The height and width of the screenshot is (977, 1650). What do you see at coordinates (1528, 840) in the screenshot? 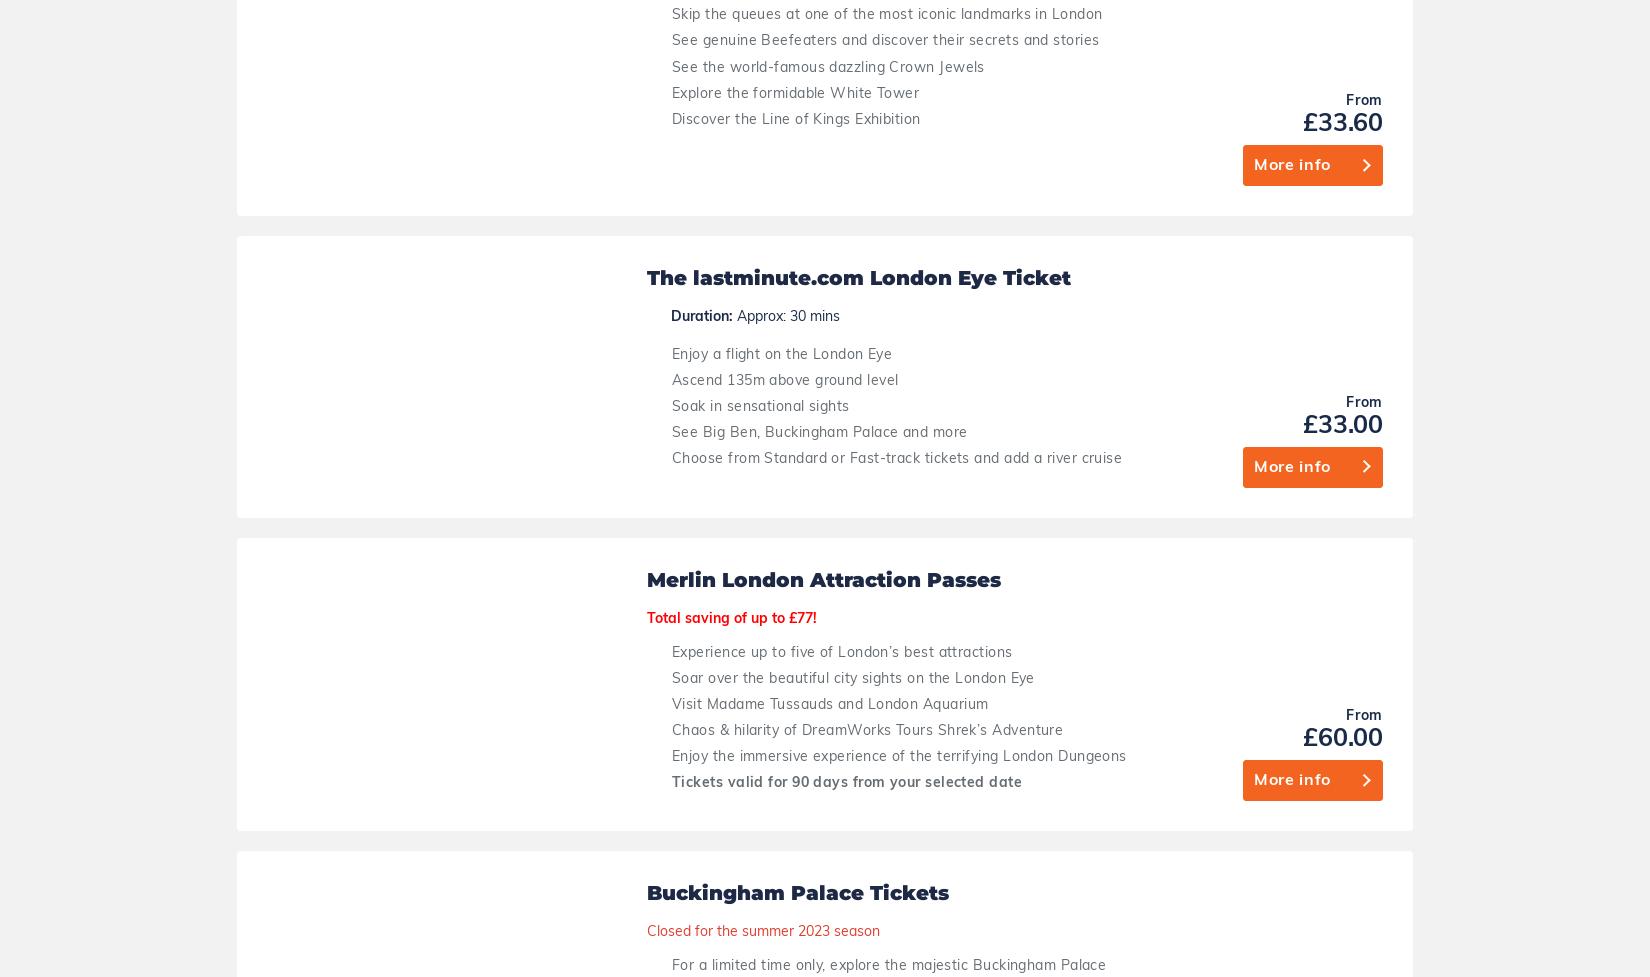
I see `'£29.00'` at bounding box center [1528, 840].